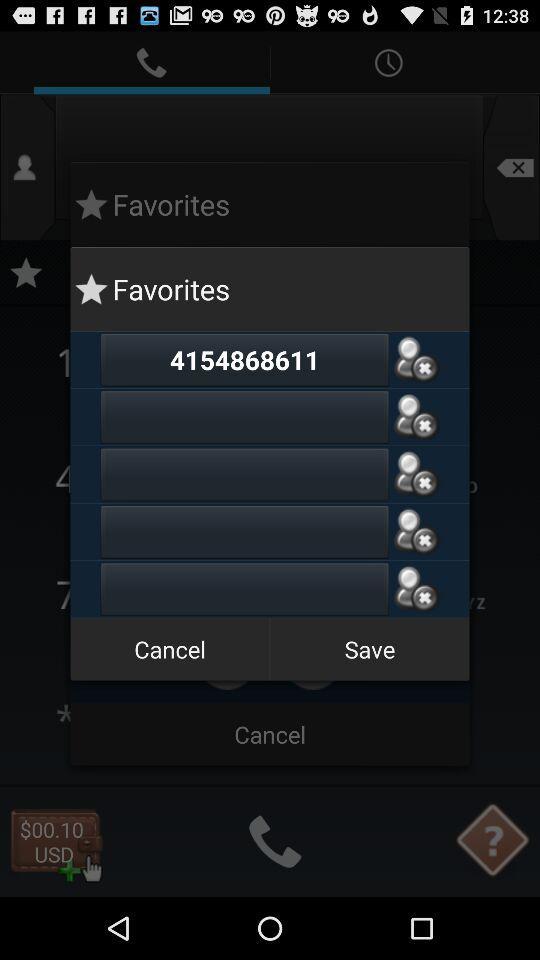 The height and width of the screenshot is (960, 540). Describe the element at coordinates (244, 589) in the screenshot. I see `a place to enter a value` at that location.